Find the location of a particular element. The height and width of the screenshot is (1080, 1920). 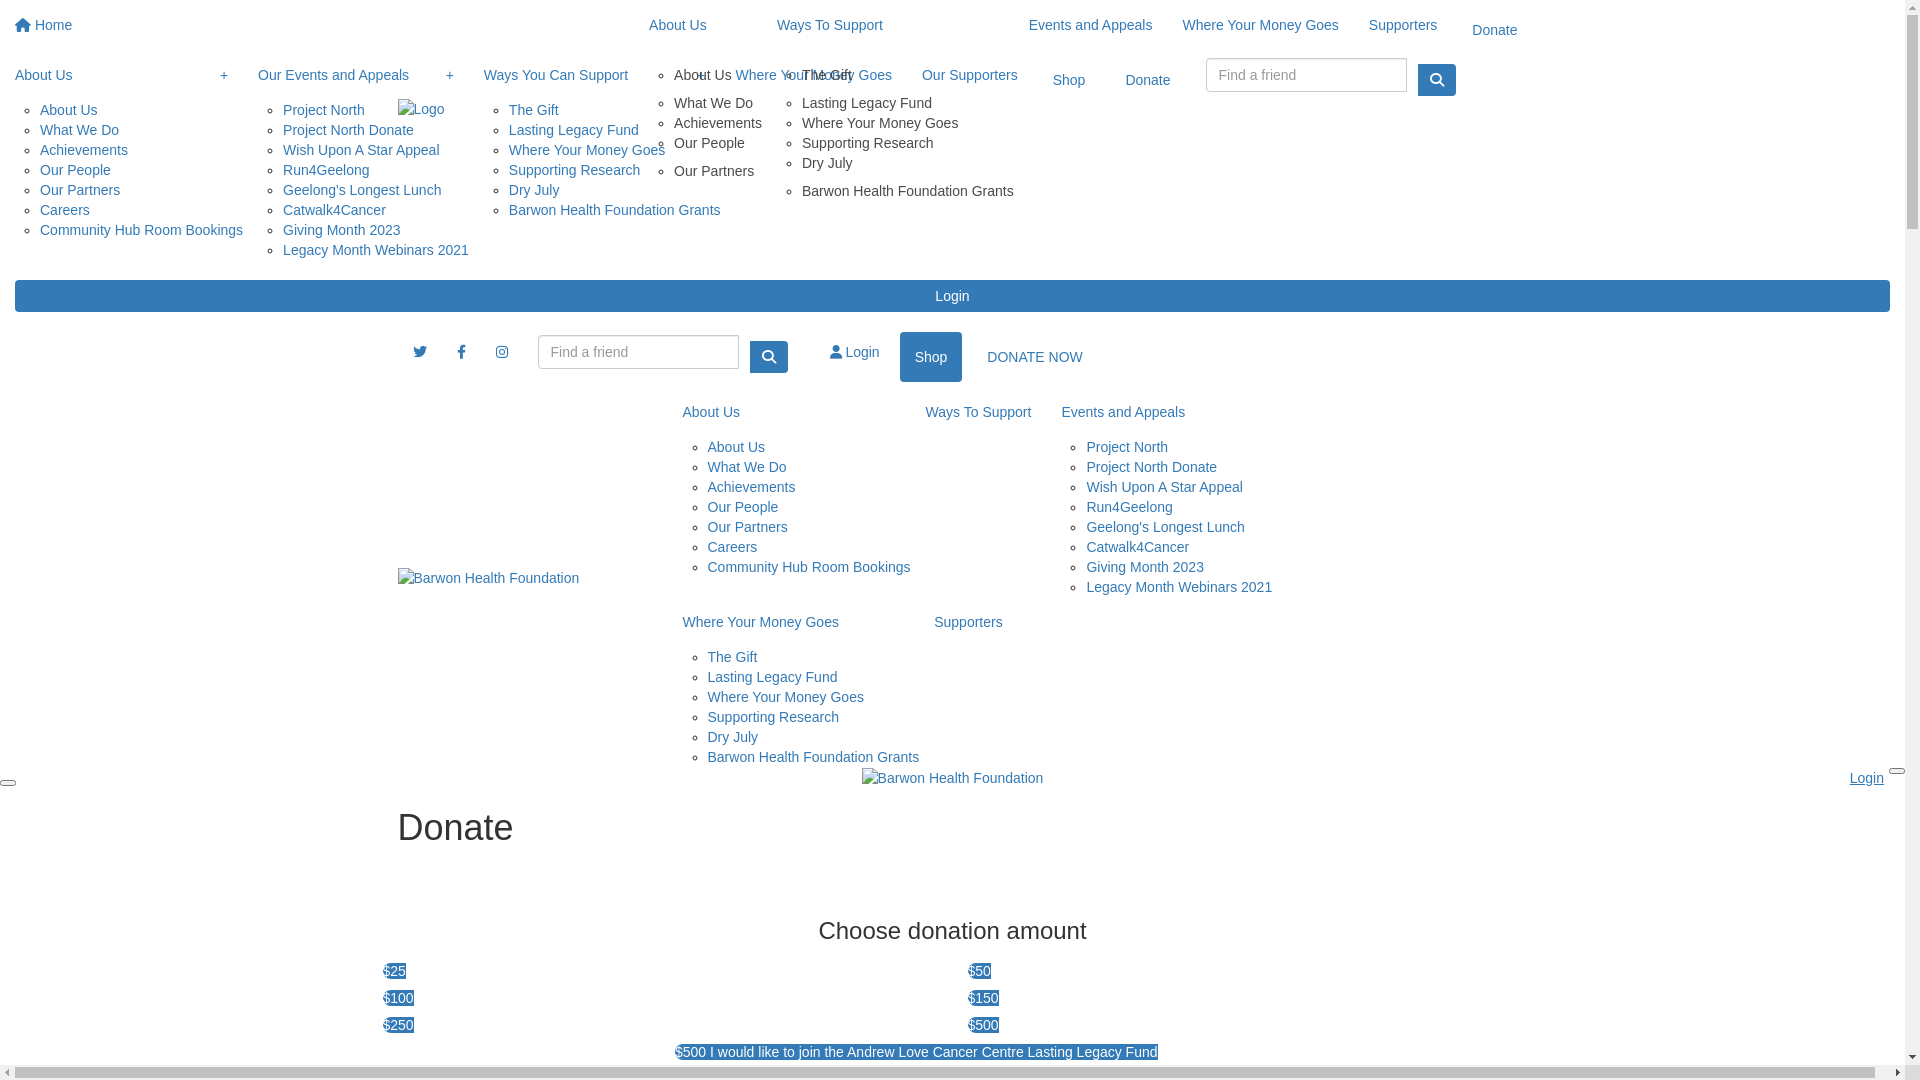

'Giving Month 2023' is located at coordinates (1145, 567).